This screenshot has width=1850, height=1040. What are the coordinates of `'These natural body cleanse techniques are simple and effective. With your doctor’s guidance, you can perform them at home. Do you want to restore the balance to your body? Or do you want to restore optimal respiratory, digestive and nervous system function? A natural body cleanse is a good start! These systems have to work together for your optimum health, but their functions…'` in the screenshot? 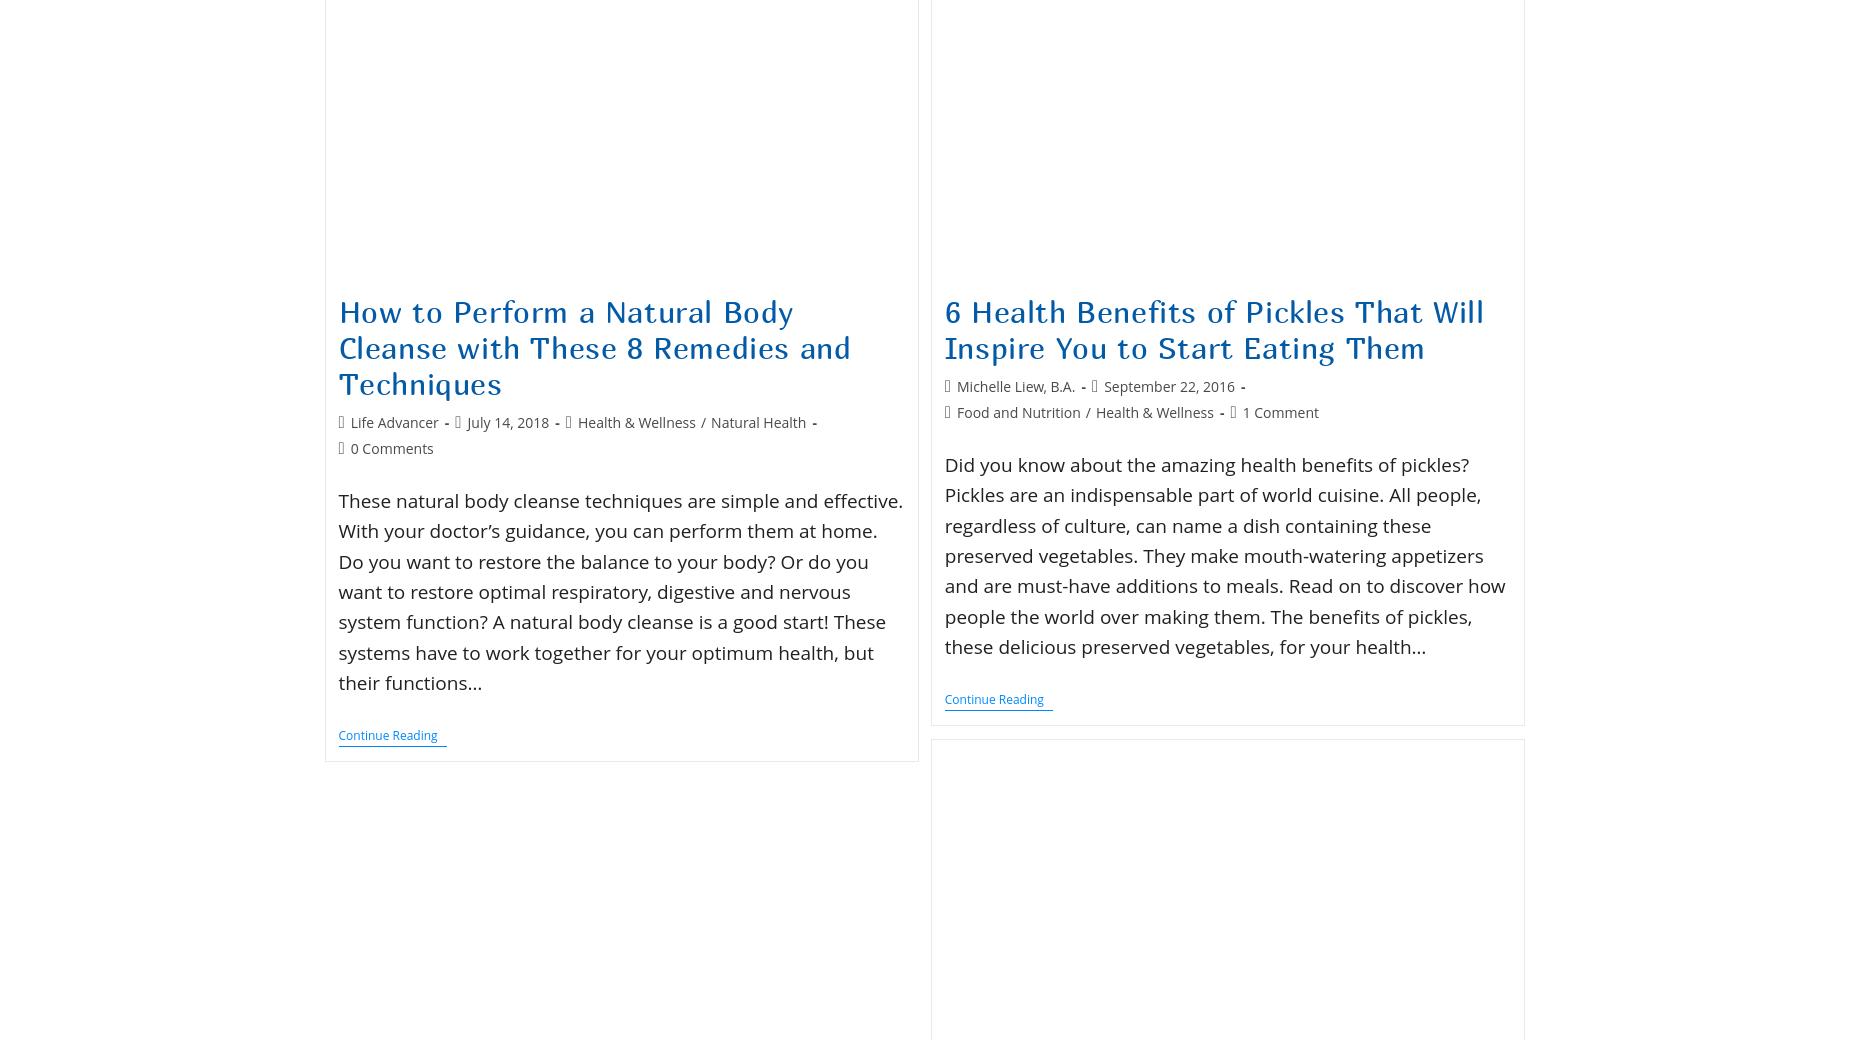 It's located at (336, 590).